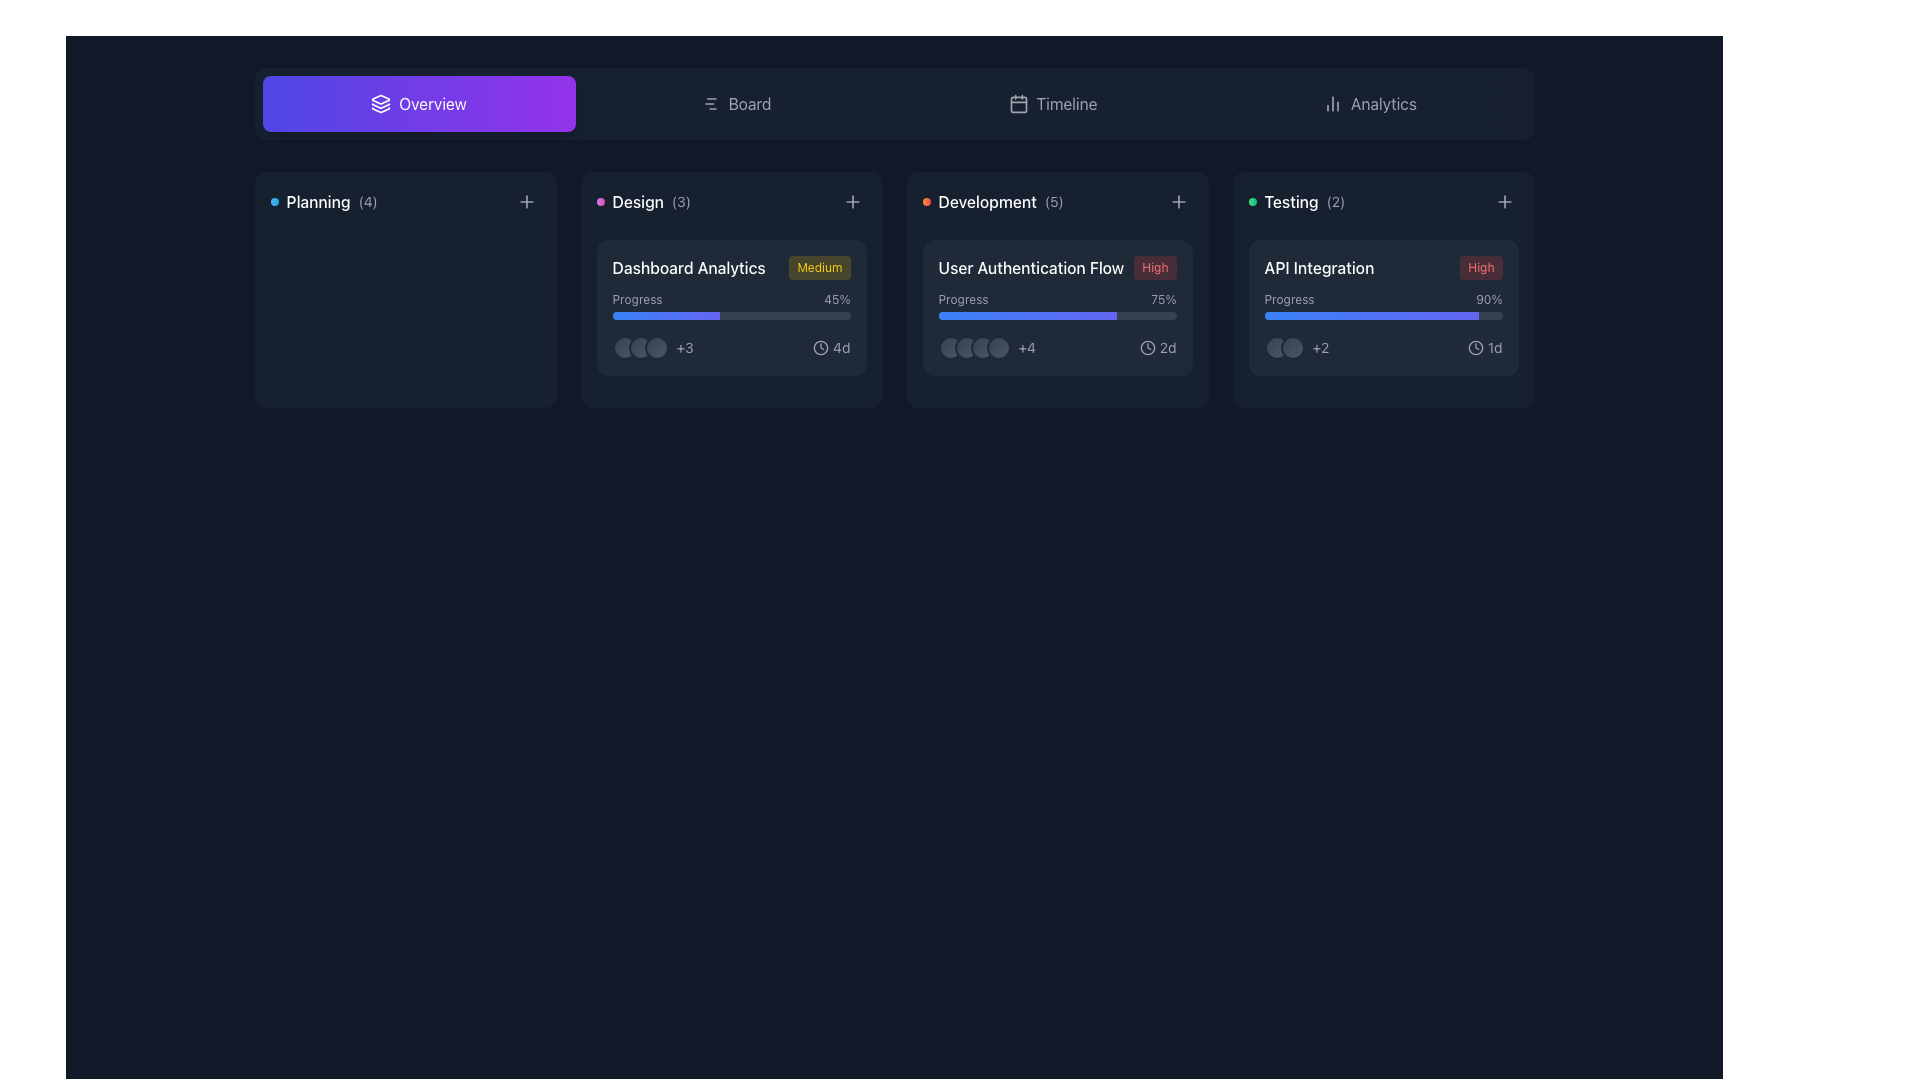 The image size is (1920, 1080). Describe the element at coordinates (623, 346) in the screenshot. I see `the small circular indicator or avatar placeholder located in the top-left corner of the group of three circular components below the 'Dashboard Analytics' card in the 'Design' section` at that location.